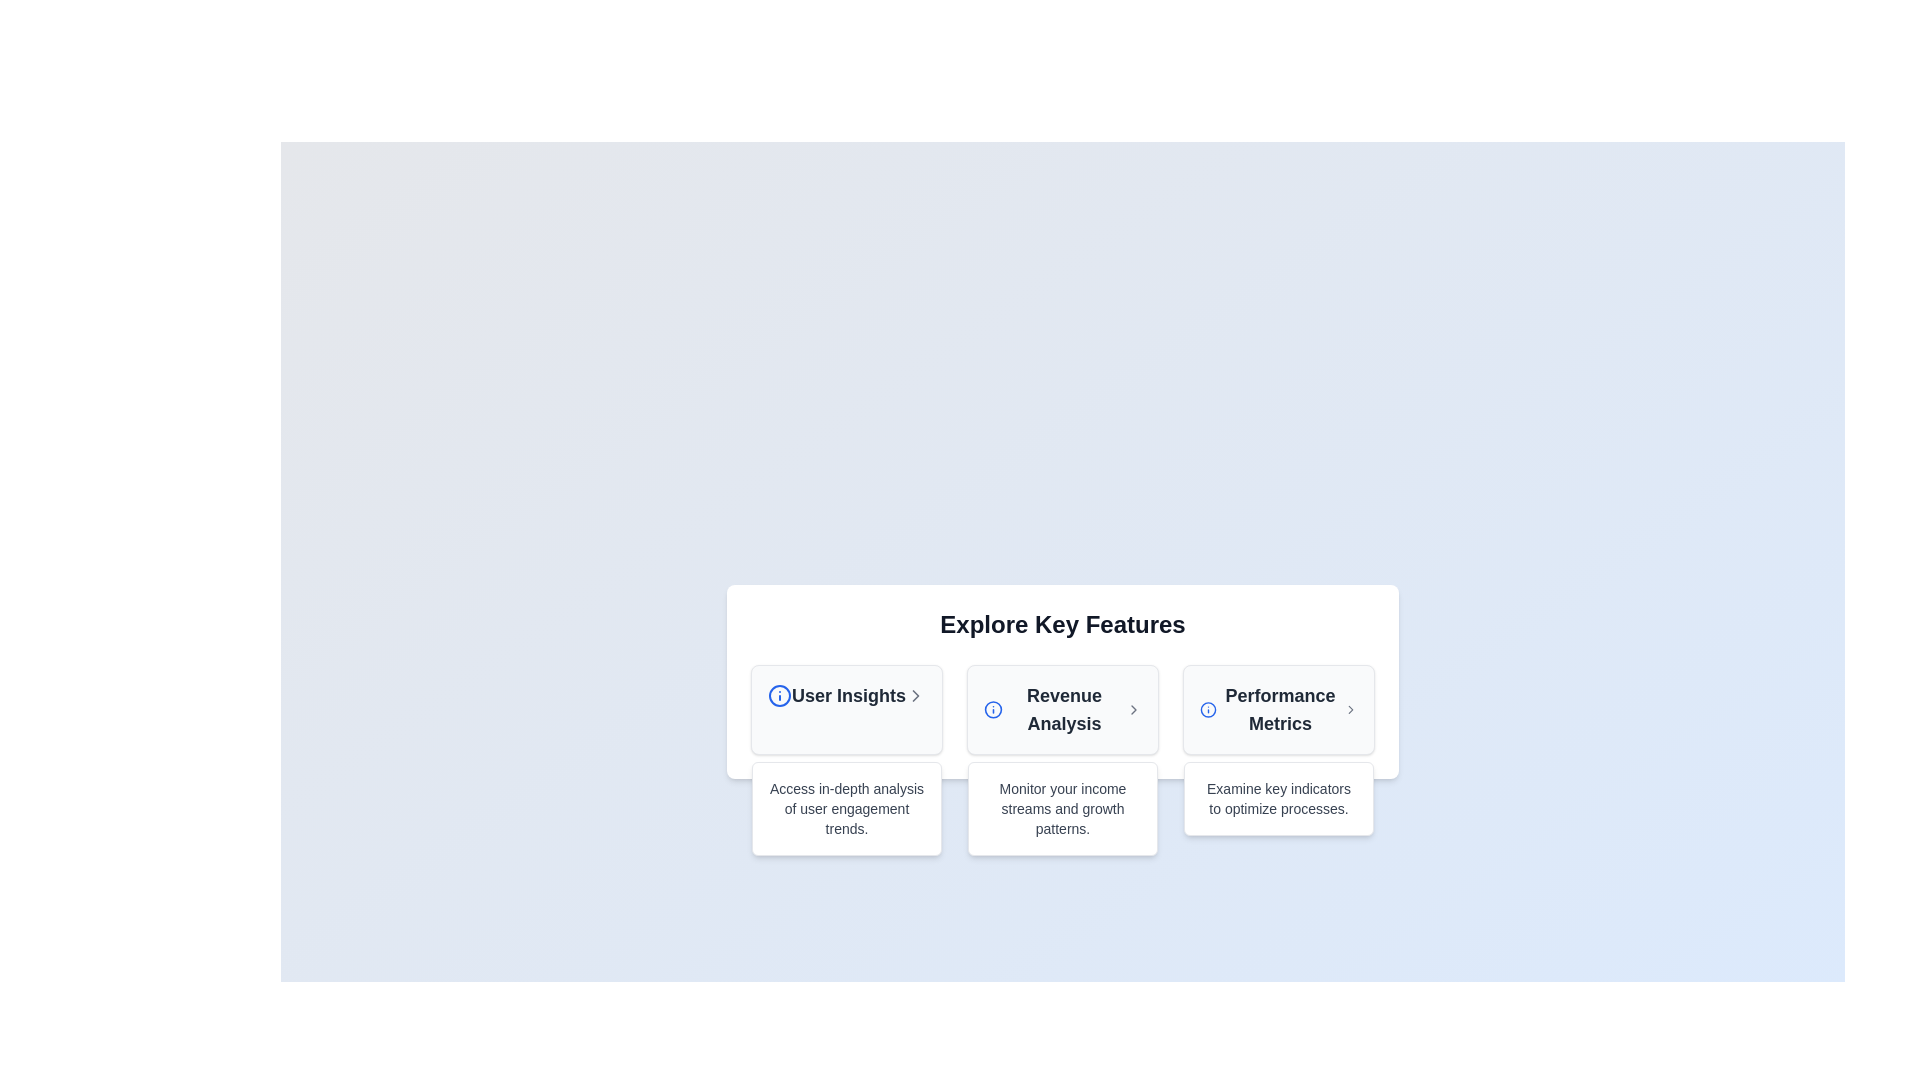 Image resolution: width=1920 pixels, height=1080 pixels. I want to click on text from the 'Revenue Analysis' card, which contains the title in bold and a description about monitoring income streams and growth patterns, so click(1061, 708).